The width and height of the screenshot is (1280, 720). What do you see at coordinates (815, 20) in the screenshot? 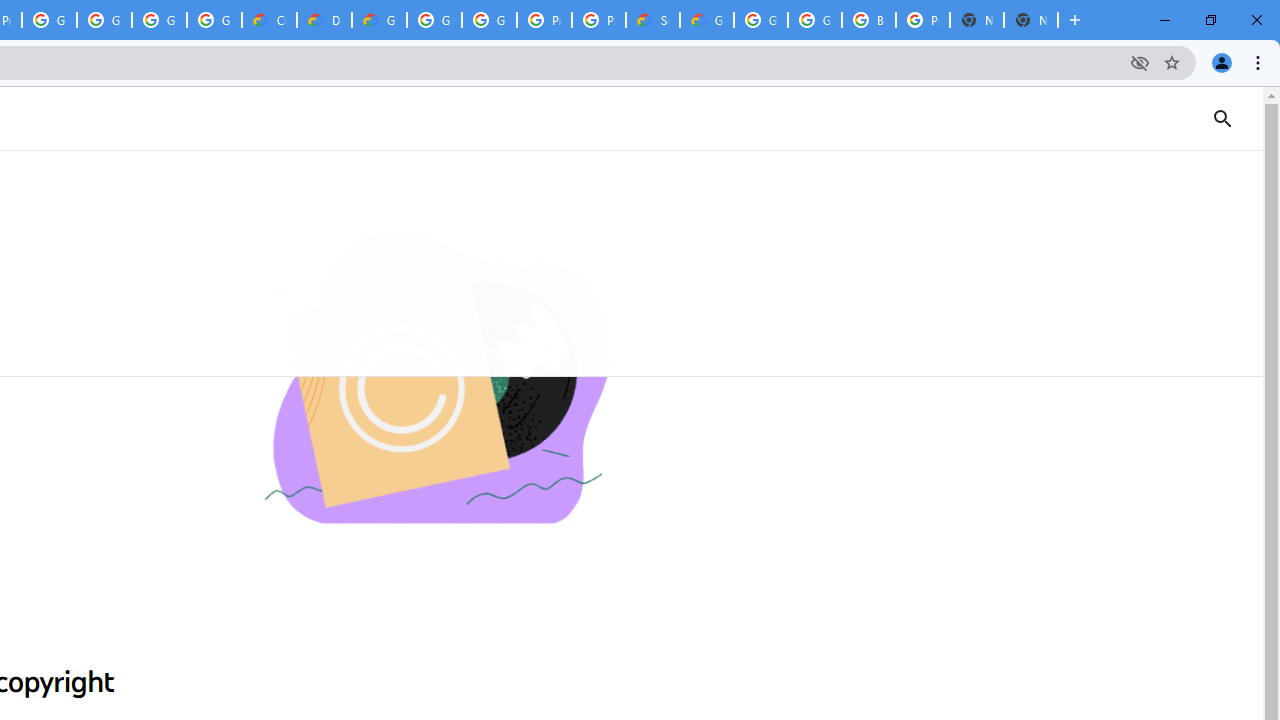
I see `'Google Cloud Platform'` at bounding box center [815, 20].